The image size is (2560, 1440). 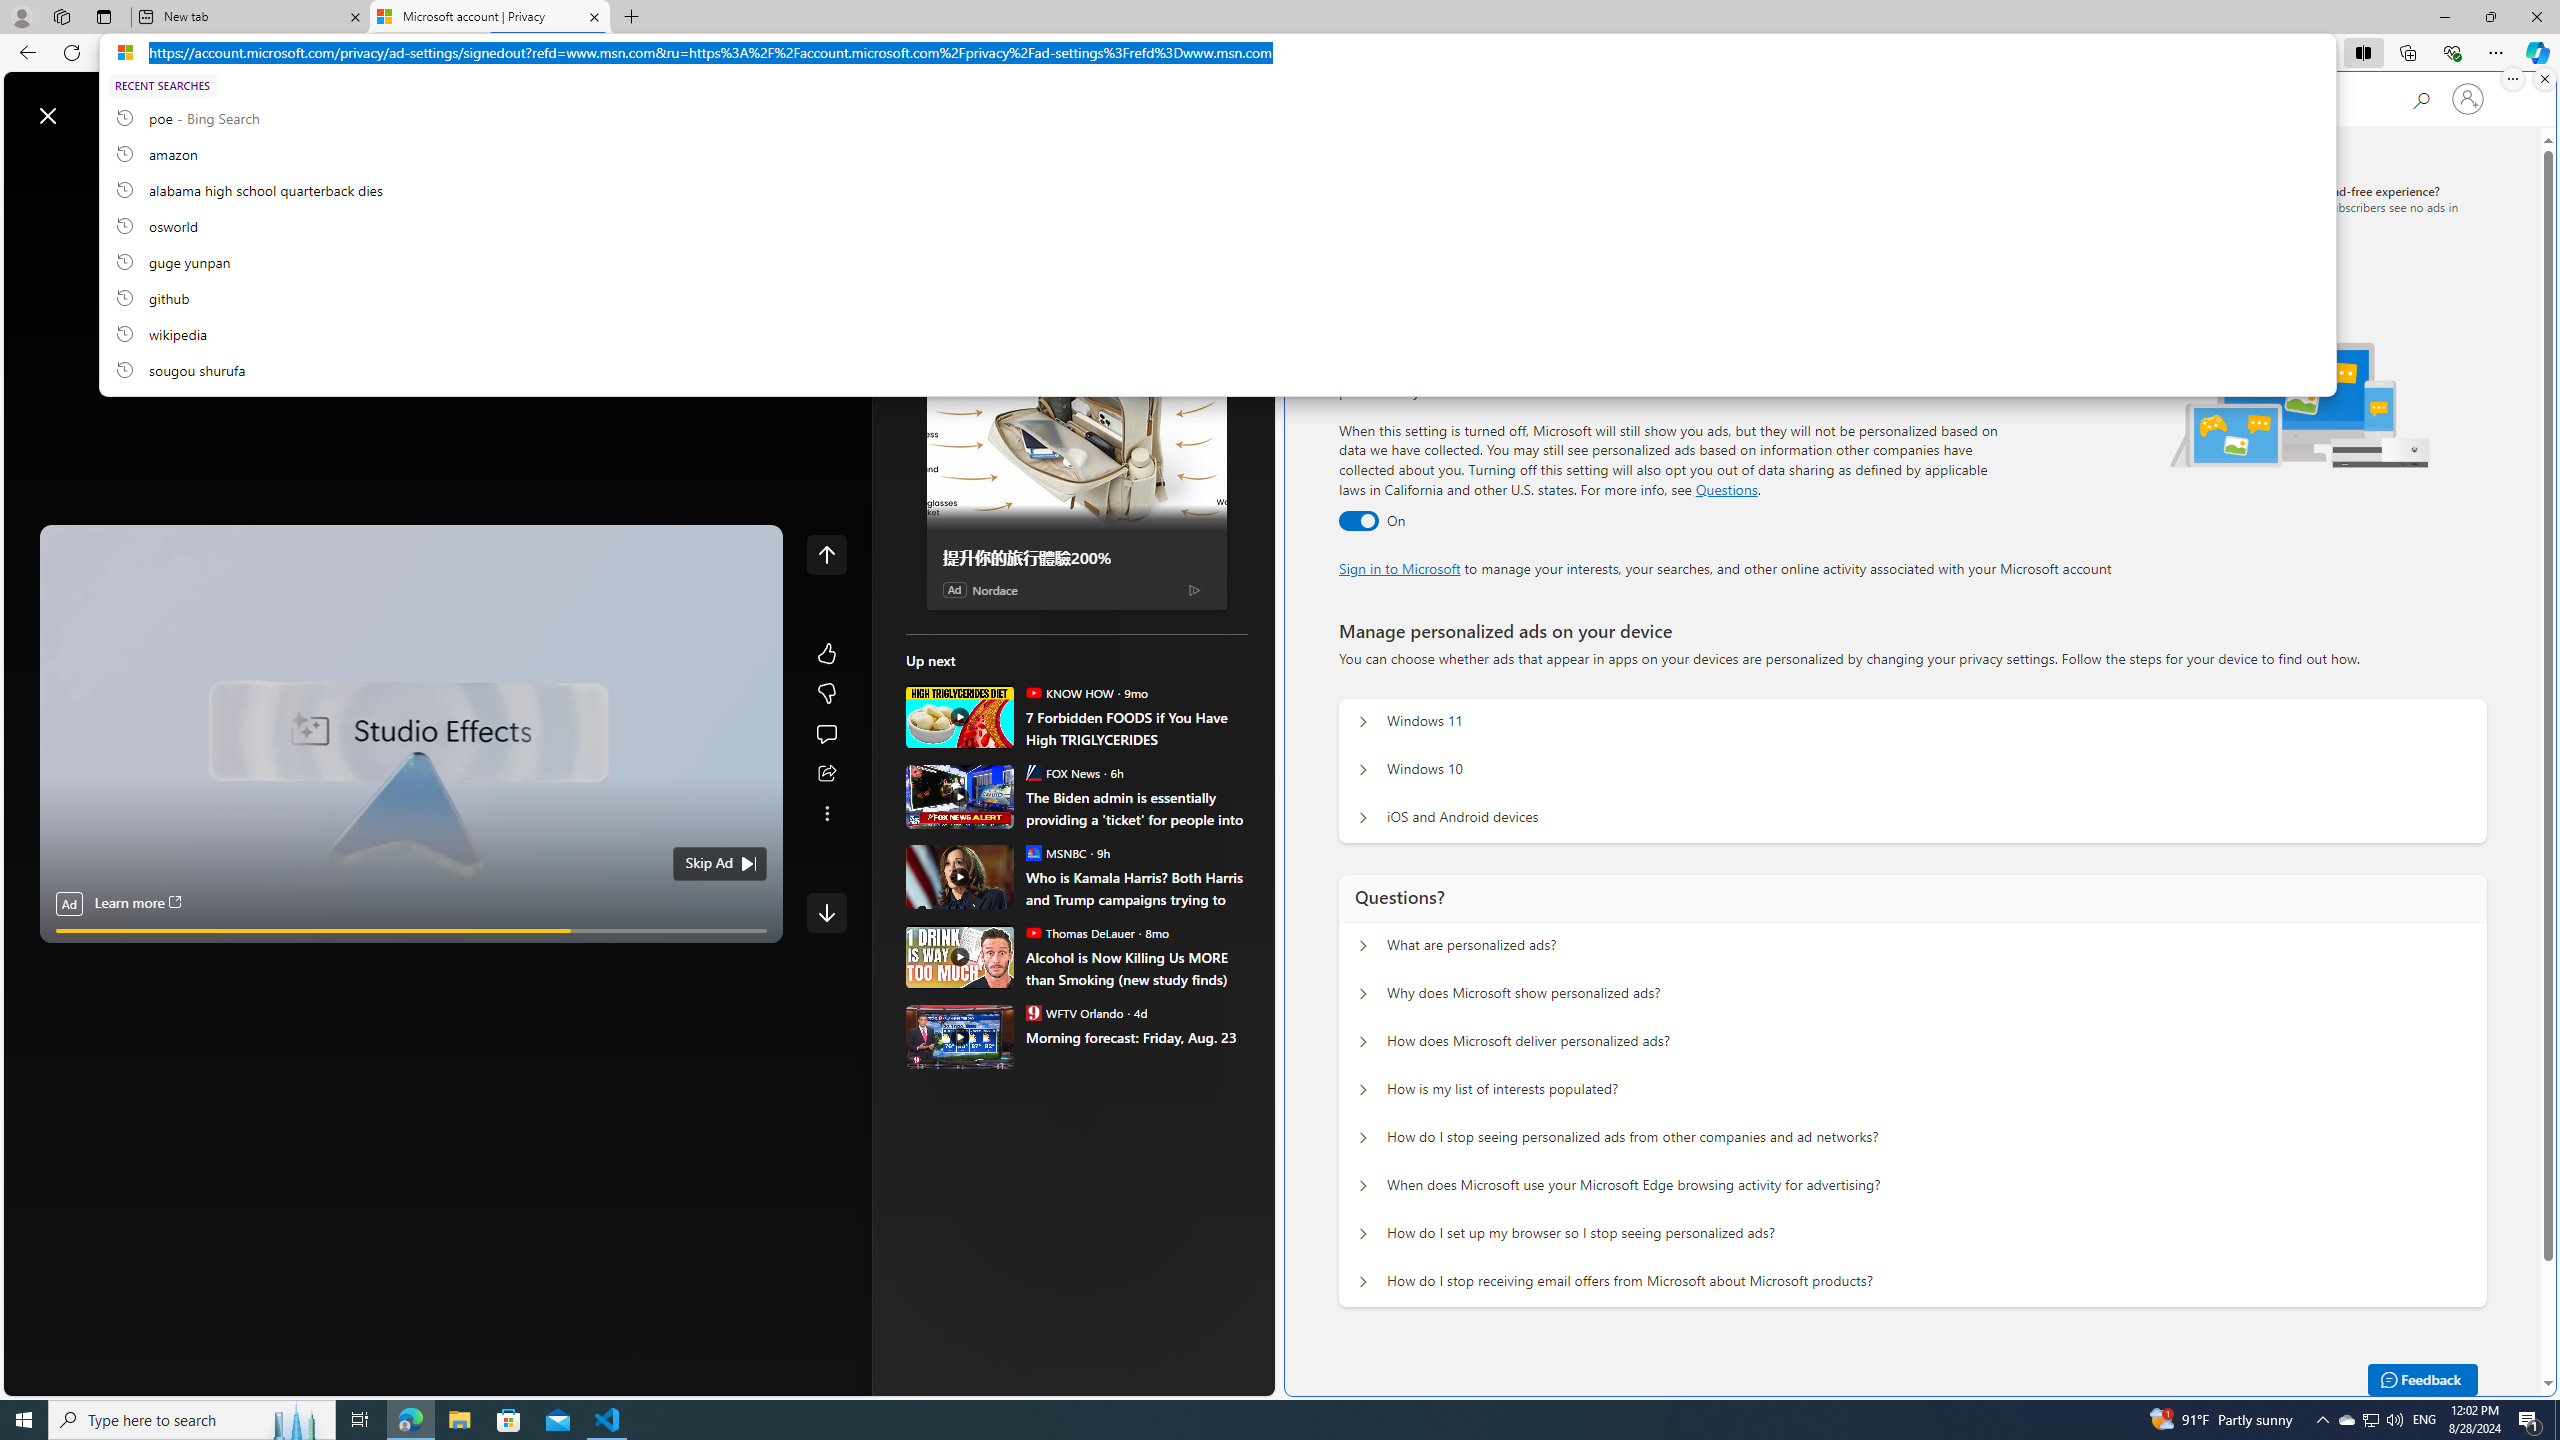 I want to click on 'Illustration of multiple devices', so click(x=2299, y=403).